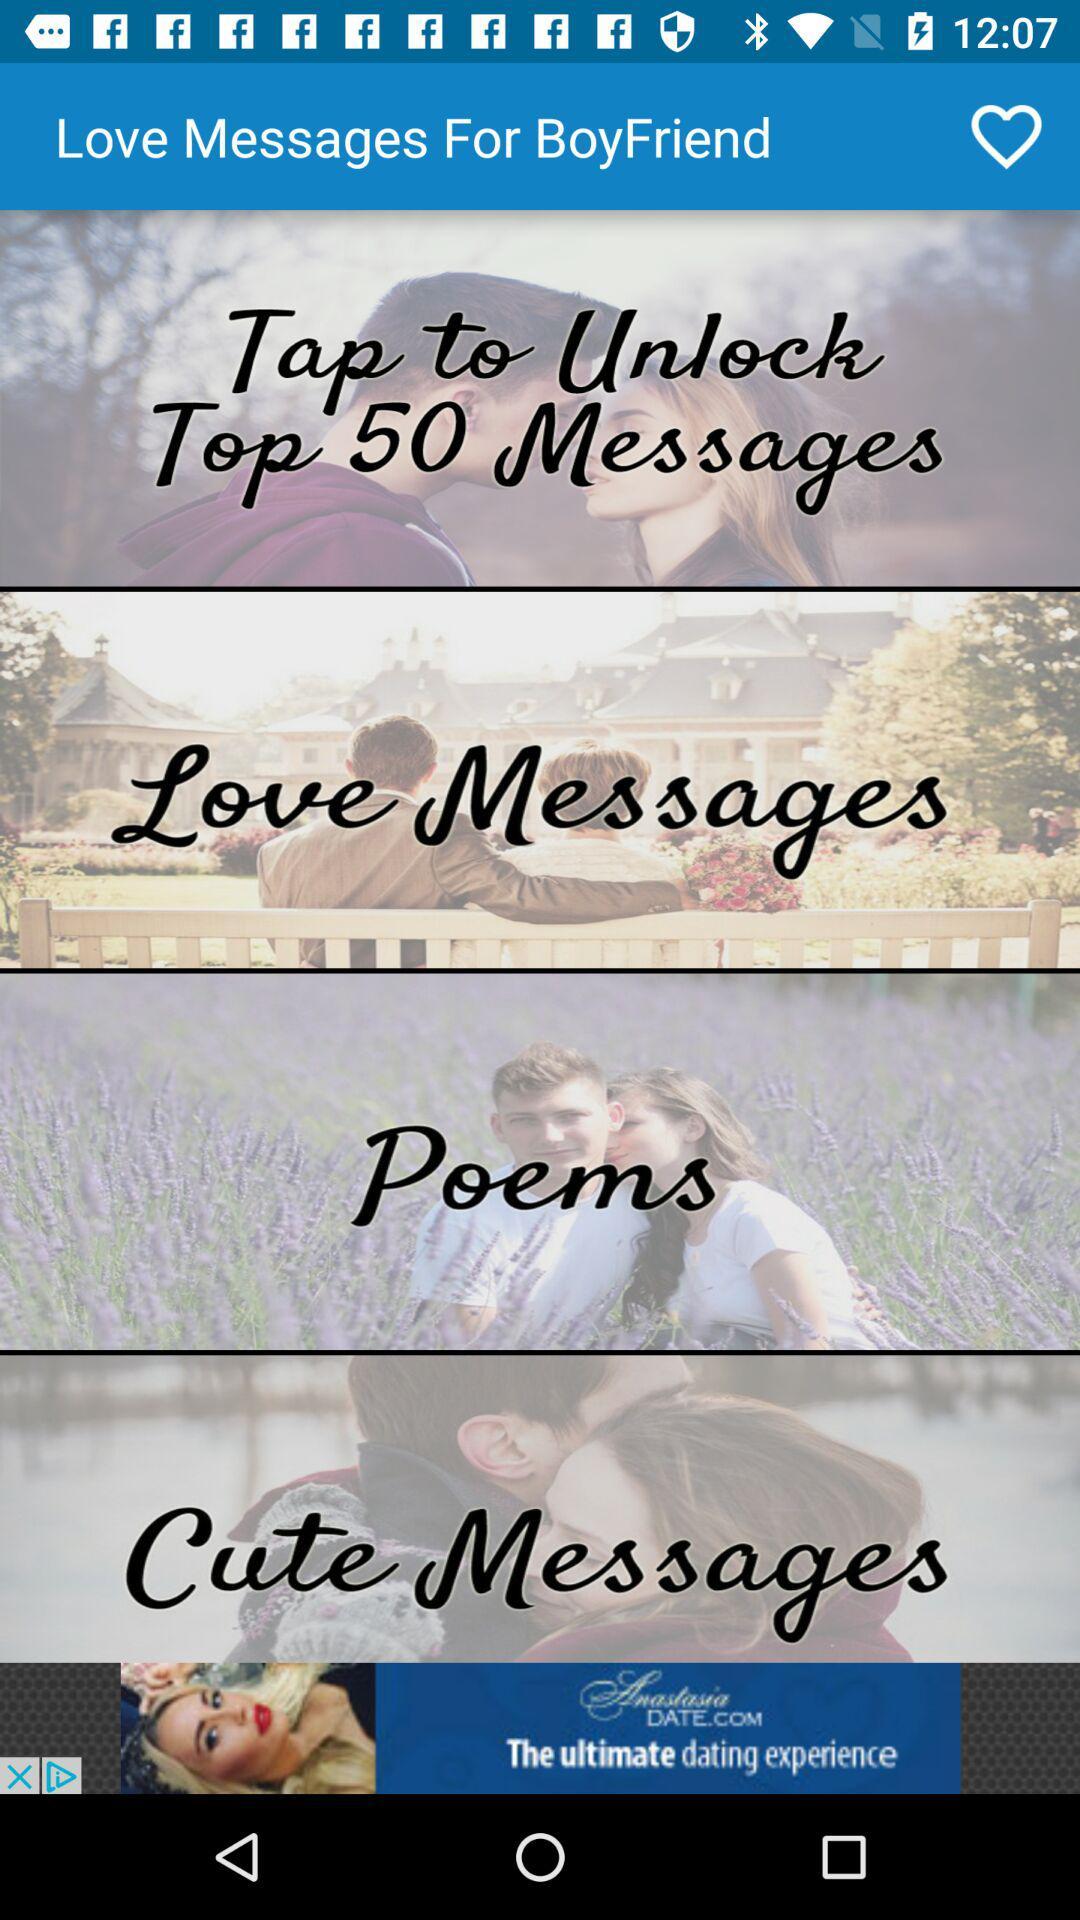 The width and height of the screenshot is (1080, 1920). I want to click on advertising advertisement, so click(540, 1727).